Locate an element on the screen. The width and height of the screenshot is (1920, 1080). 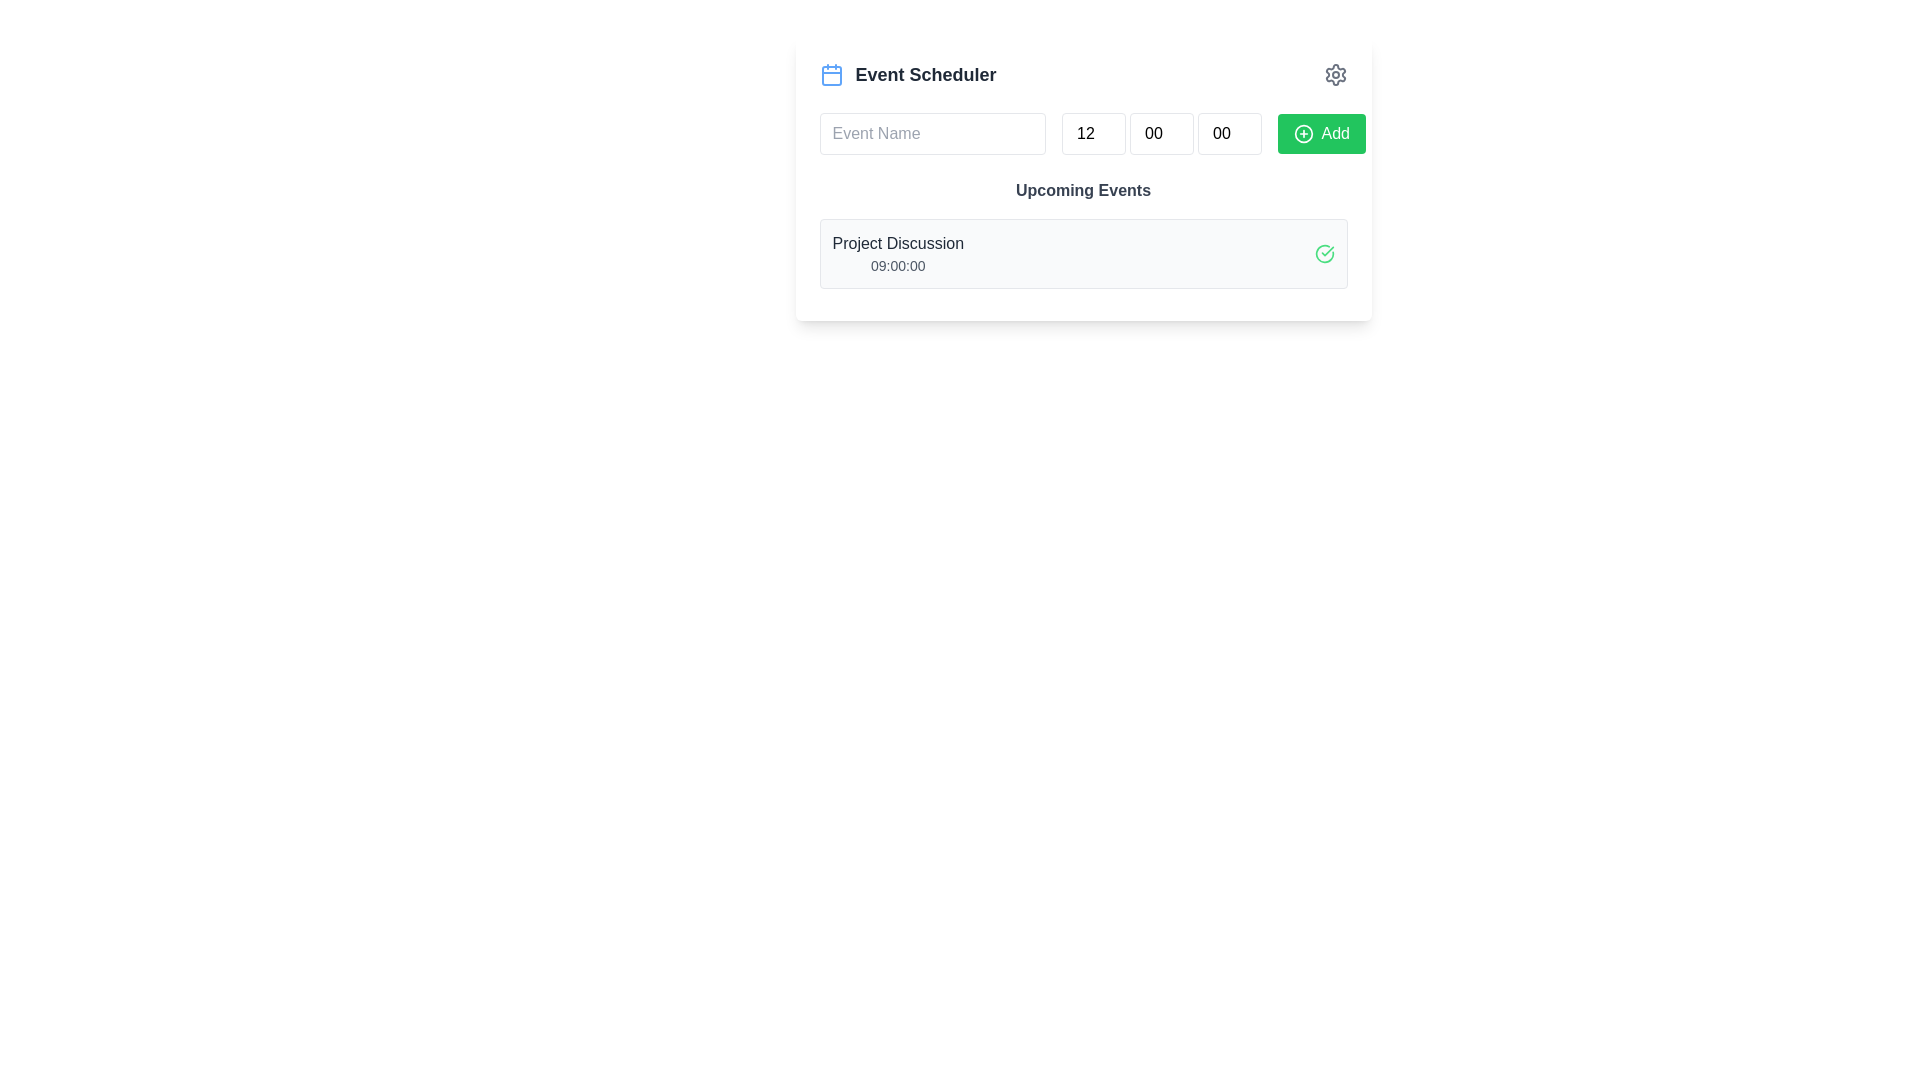
the blue calendar icon located to the left of the 'Event Scheduler' text in the main header of the interface is located at coordinates (831, 73).